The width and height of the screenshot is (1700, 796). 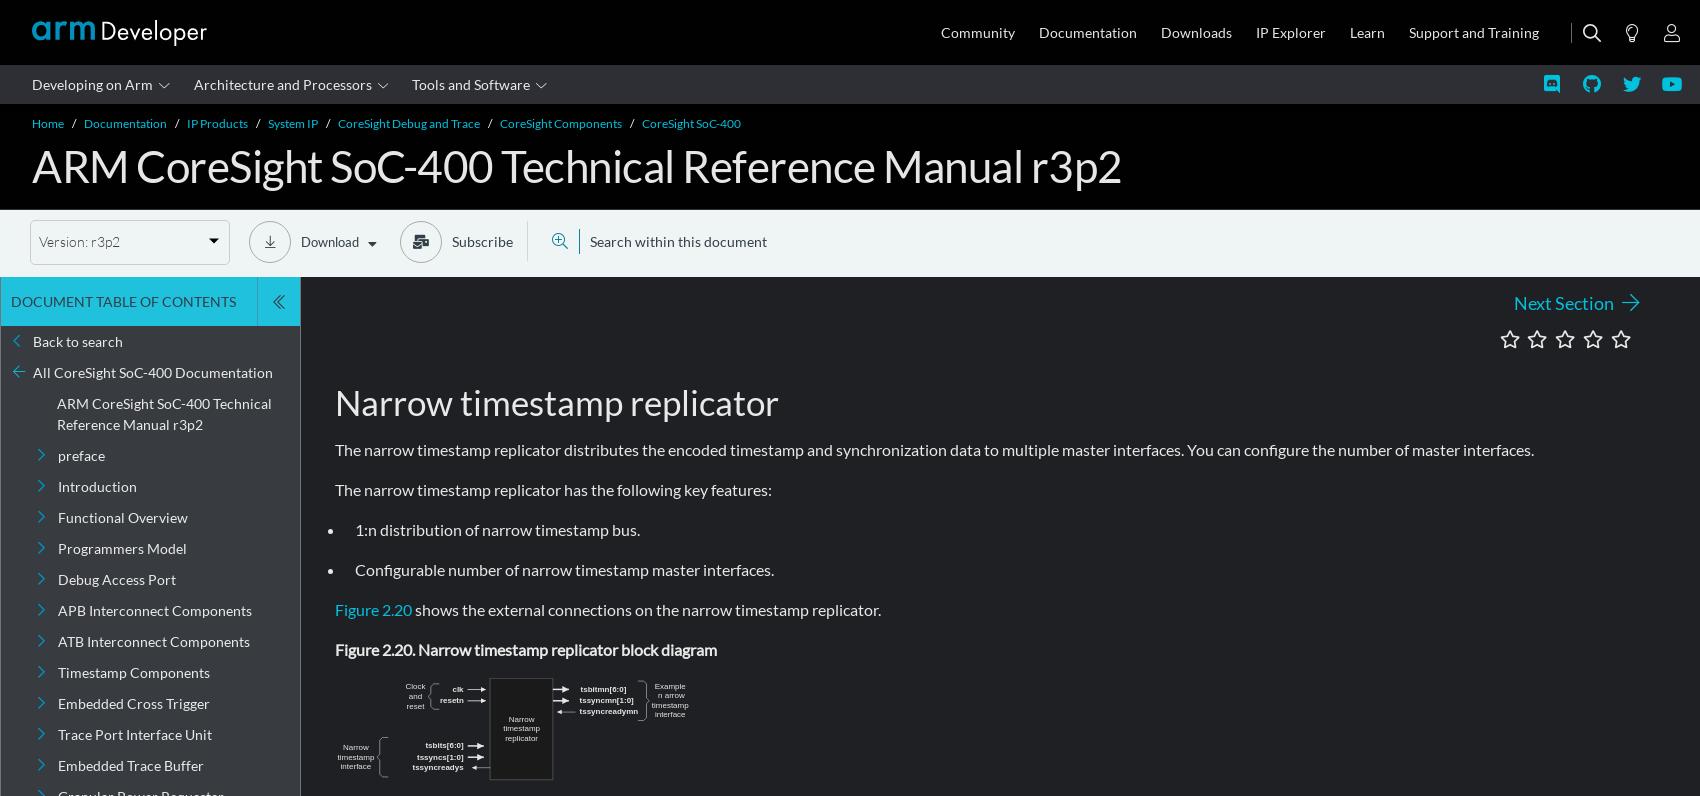 I want to click on 'DOCUMENT TABLE OF CONTENTS', so click(x=122, y=301).